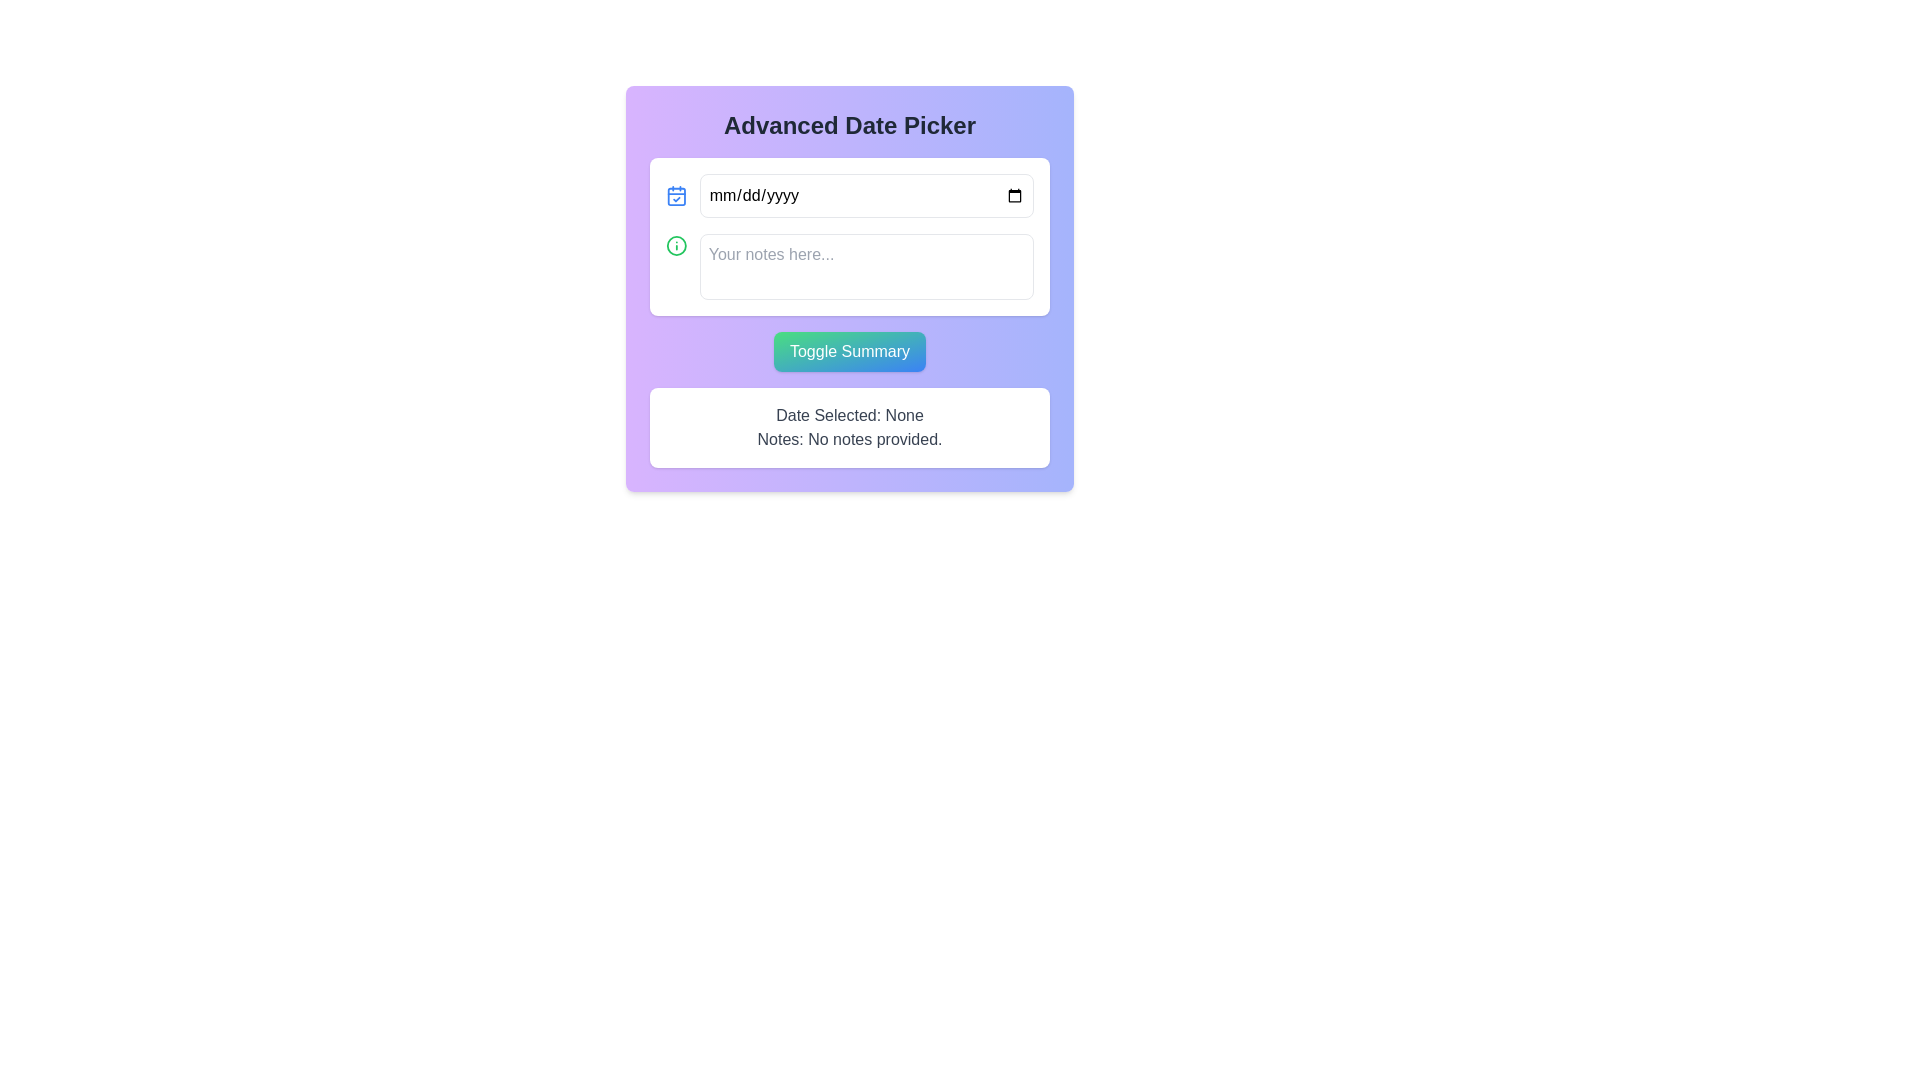  I want to click on the Decorative Shape which is a rectangle with rounded corners within the calendar icon, positioned centrally and slightly left-aligned in the SVG structure, so click(676, 196).